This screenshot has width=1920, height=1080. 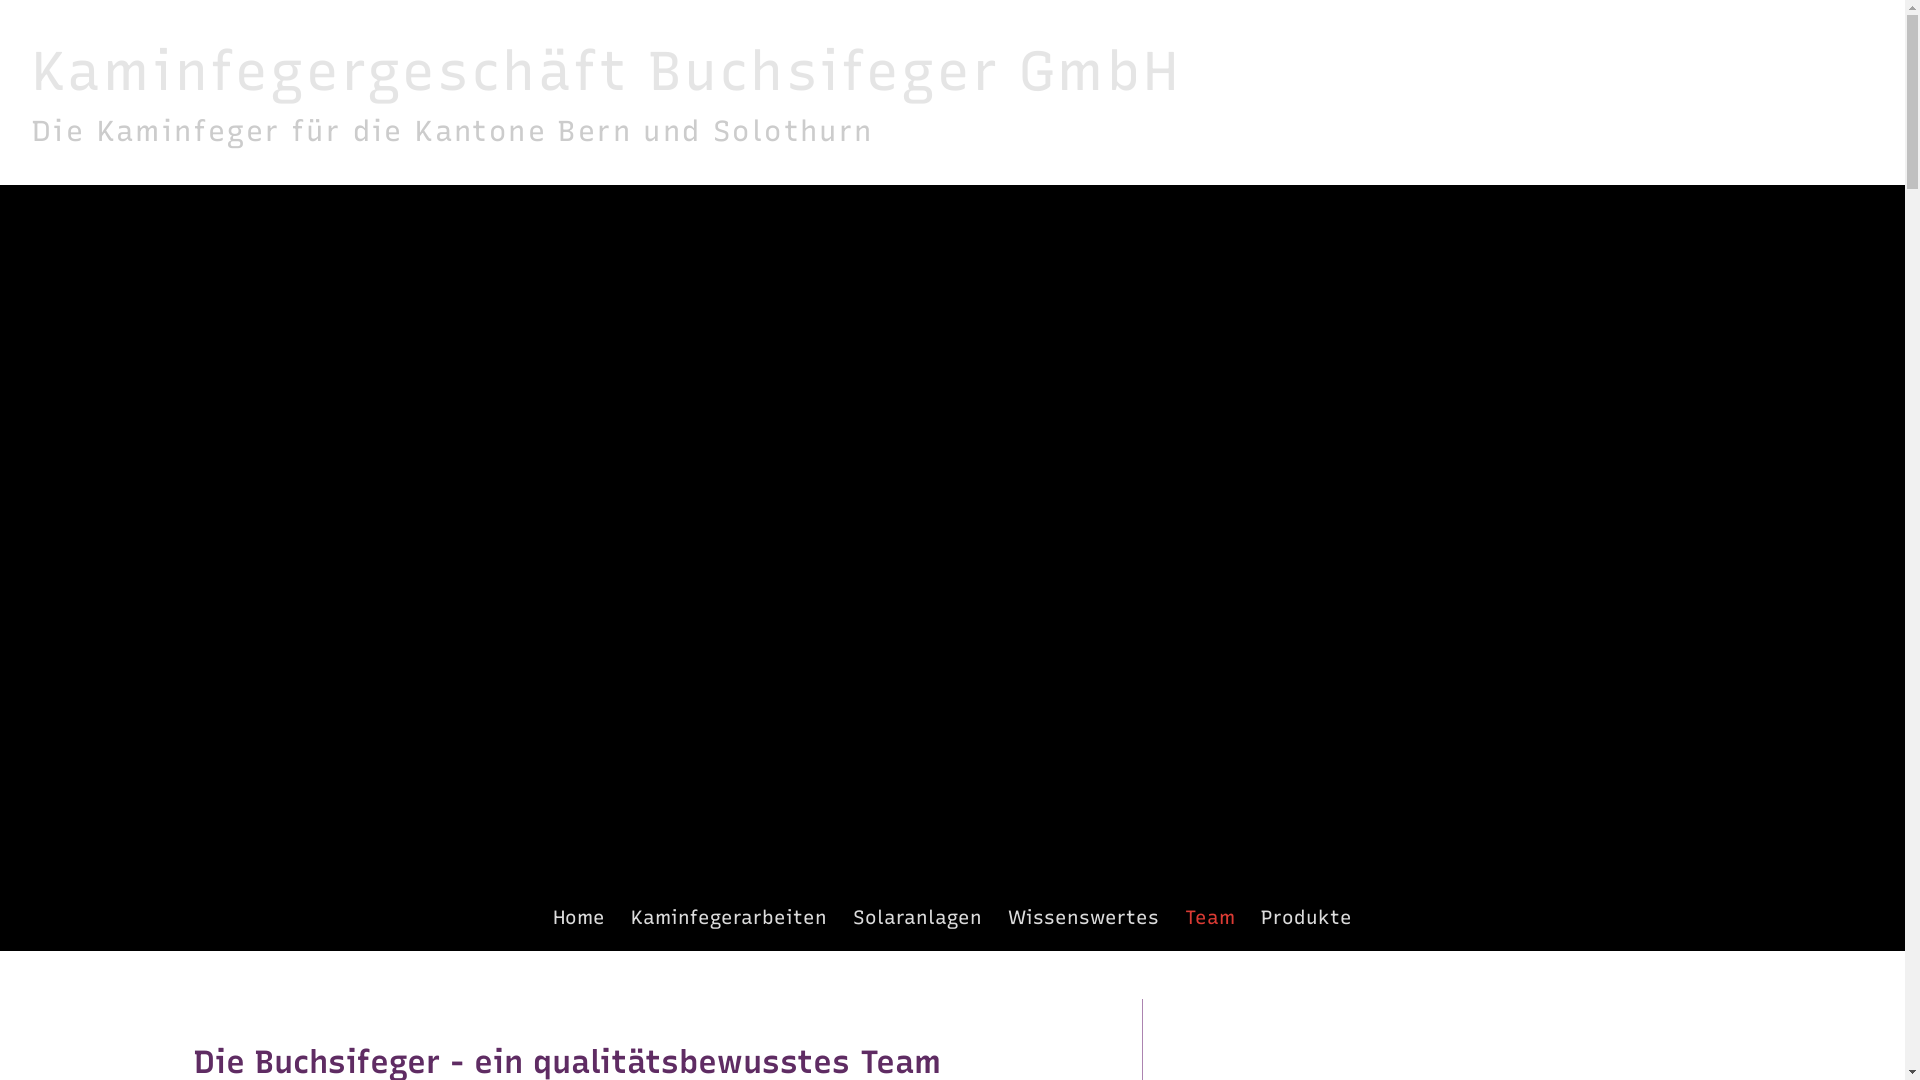 I want to click on 'Produkte', so click(x=1306, y=917).